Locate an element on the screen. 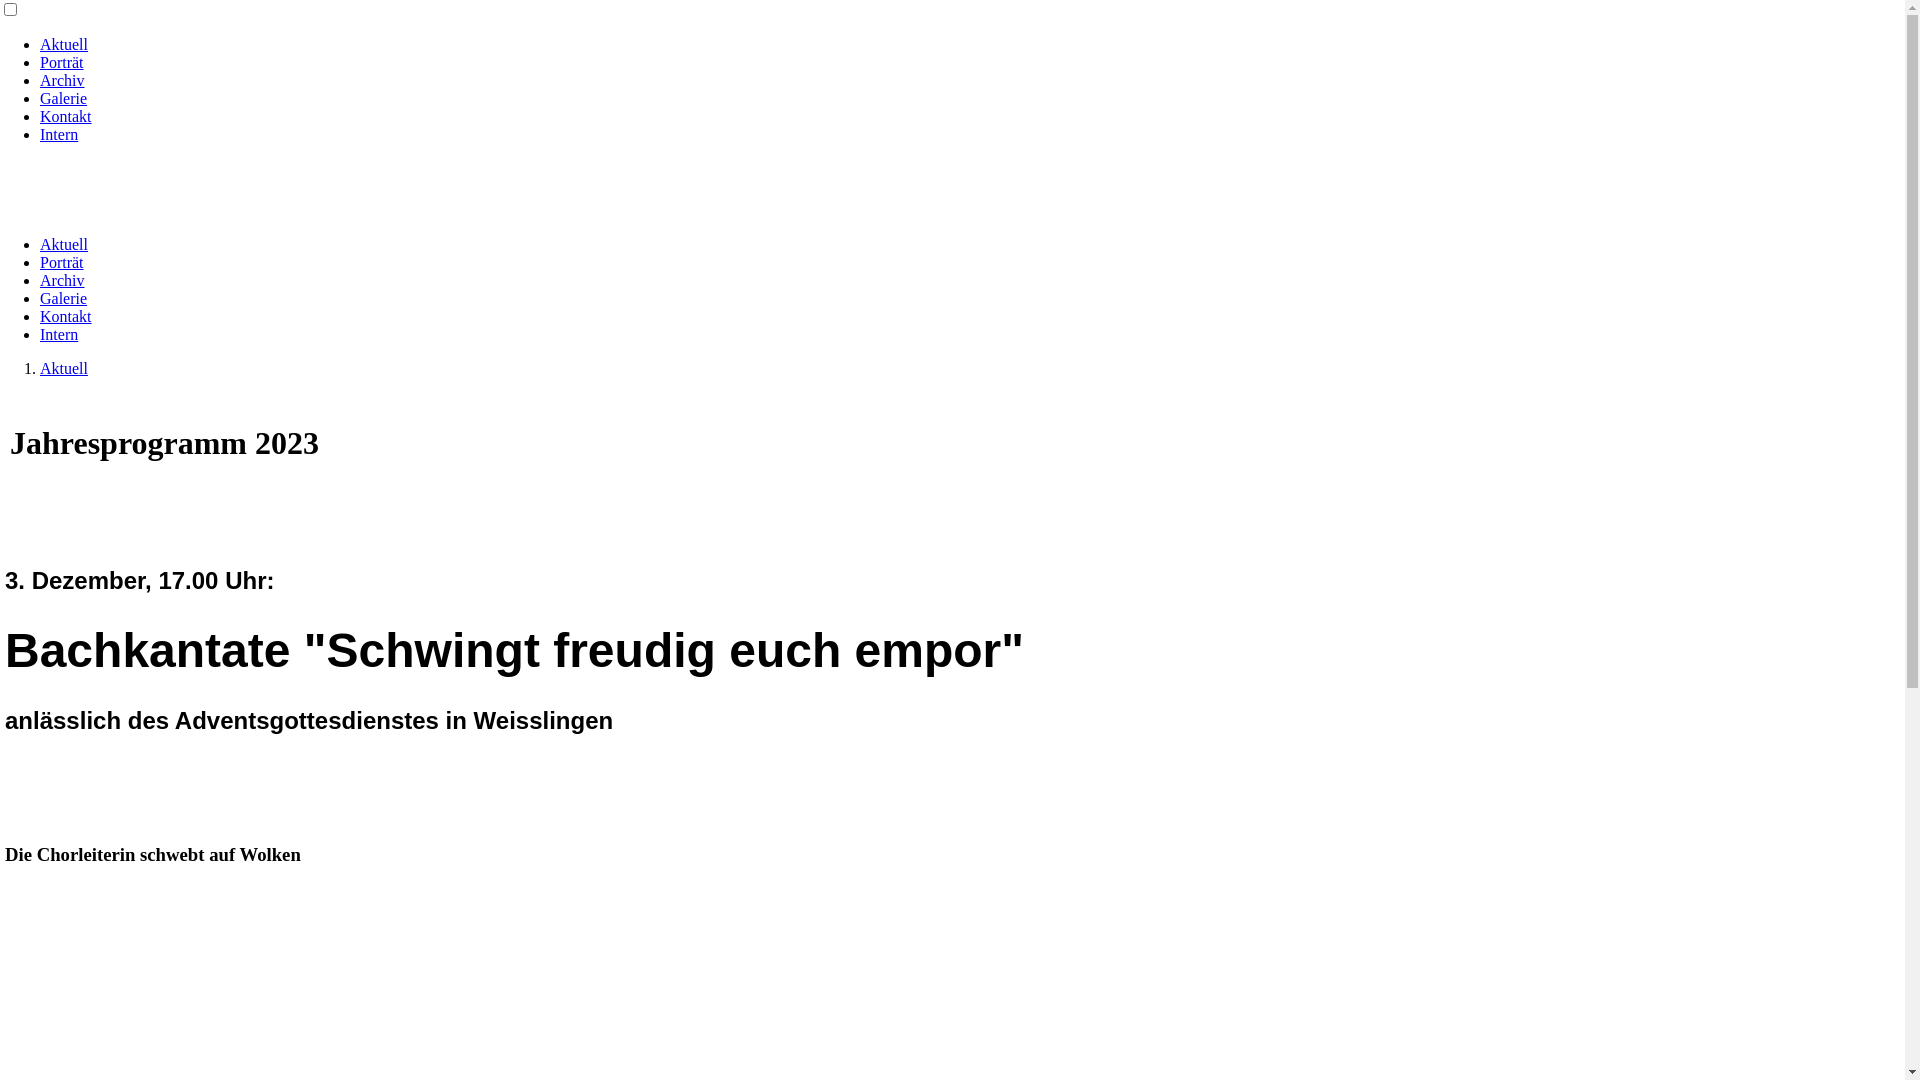  'Archiv' is located at coordinates (62, 79).